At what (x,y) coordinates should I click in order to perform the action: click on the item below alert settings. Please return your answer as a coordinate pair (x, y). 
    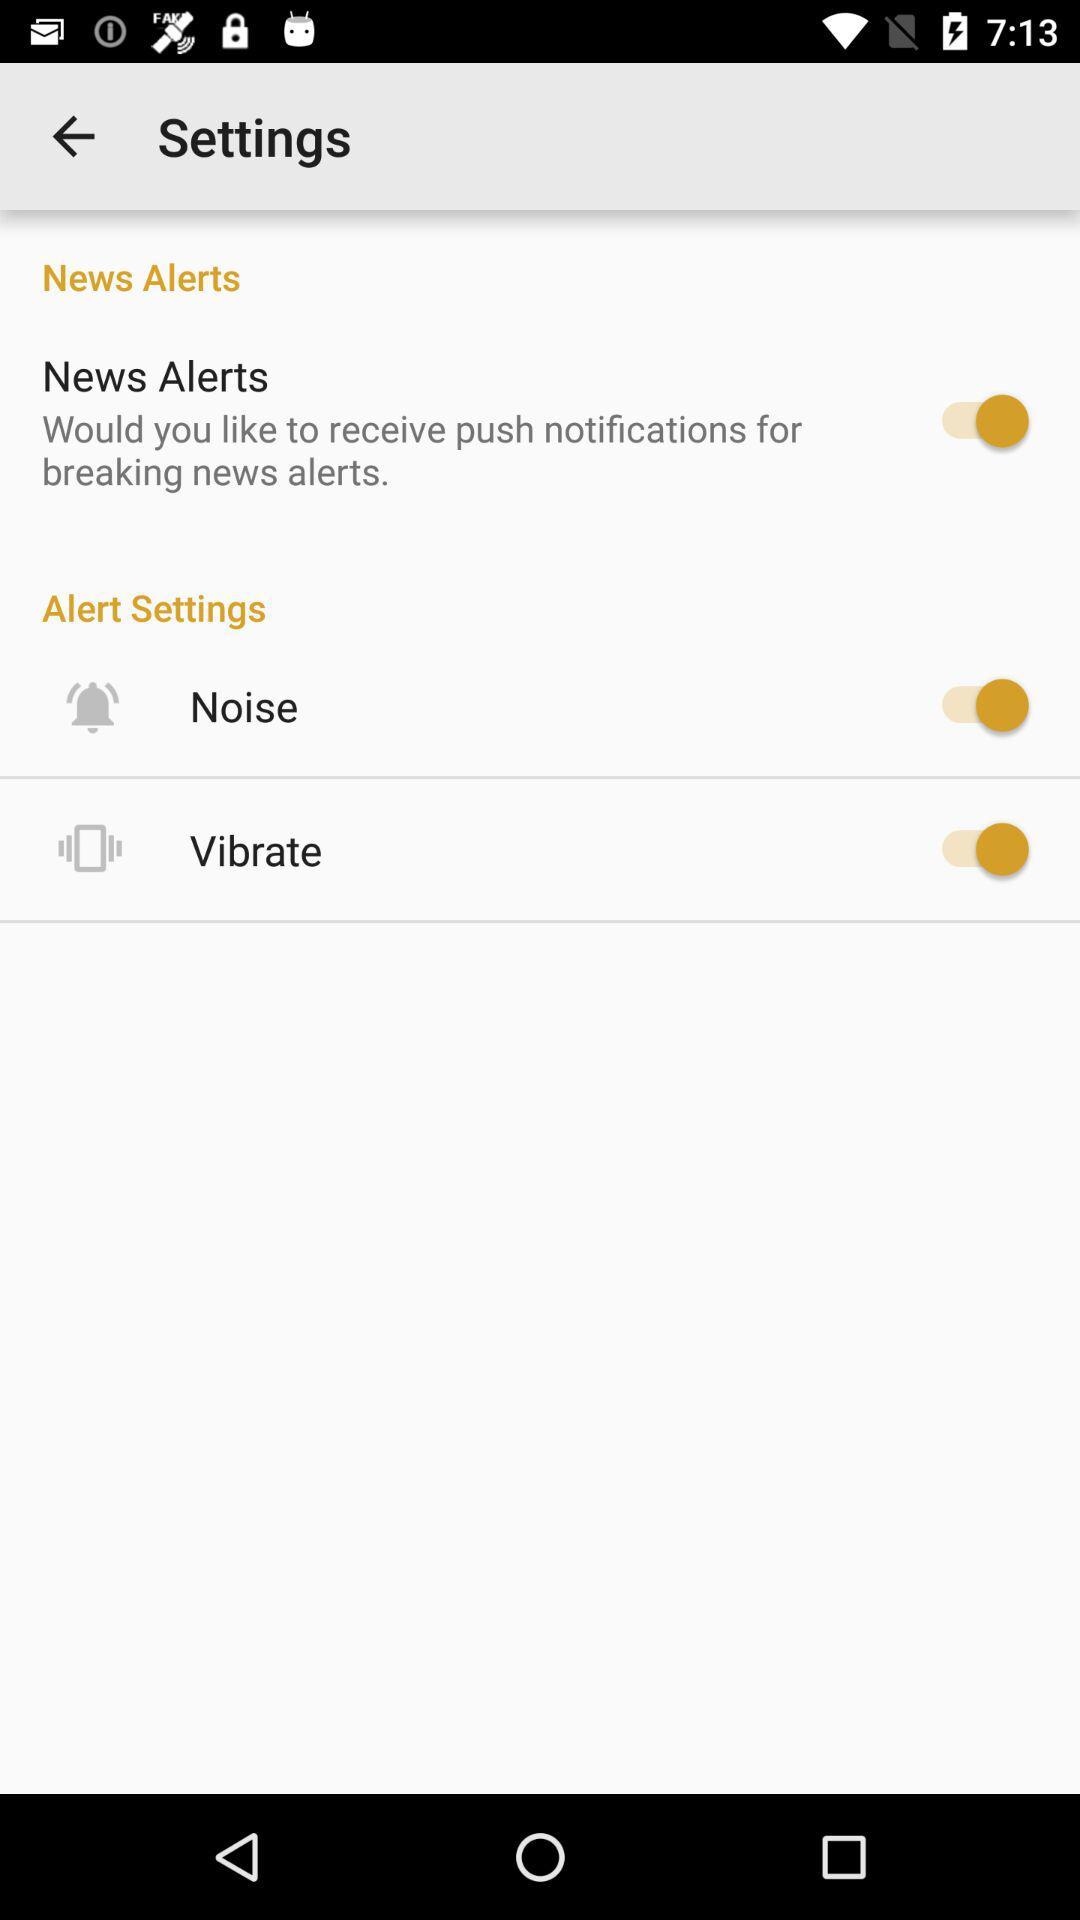
    Looking at the image, I should click on (243, 705).